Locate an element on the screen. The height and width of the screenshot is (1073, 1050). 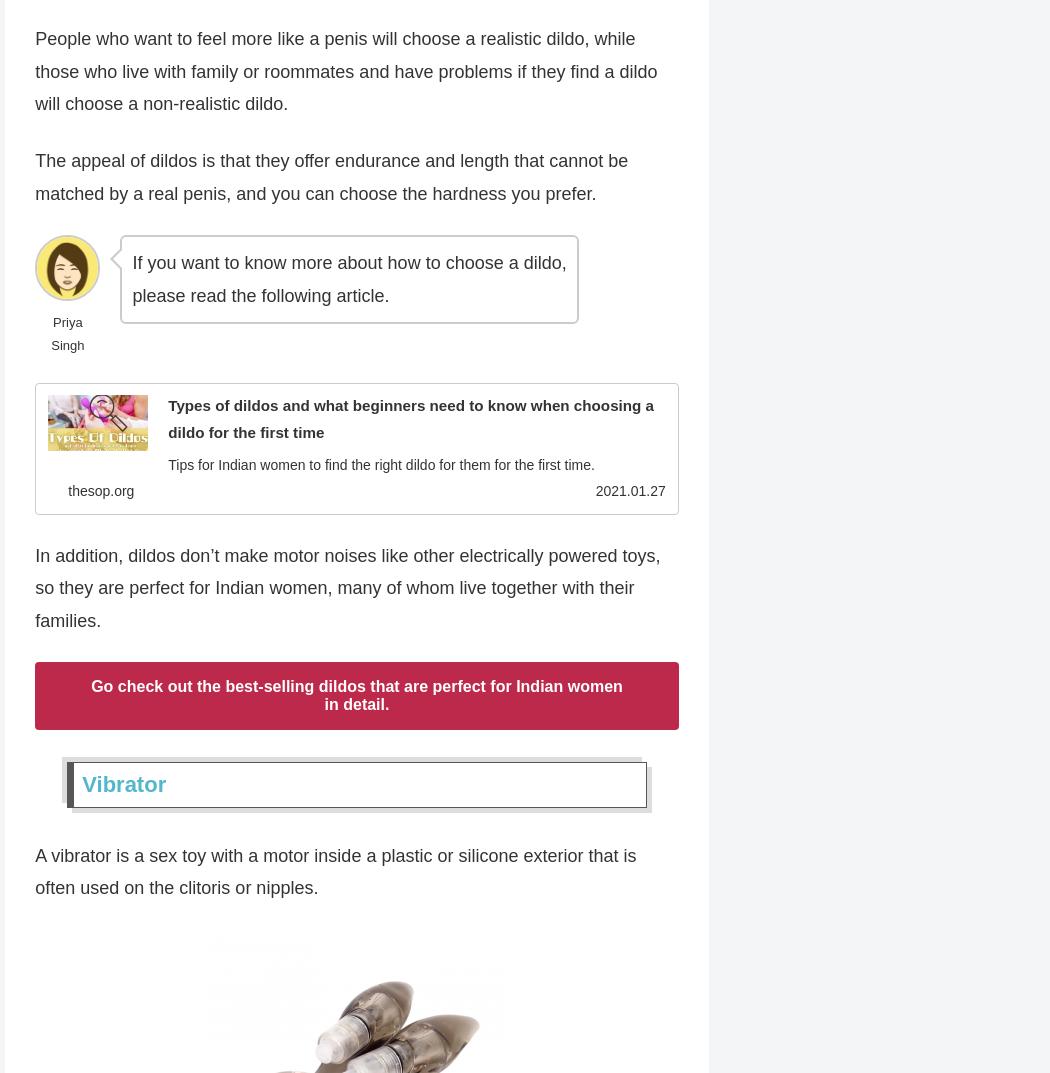
'Types of dildos and what beginners need to know when choosing a dildo for the first time' is located at coordinates (410, 419).